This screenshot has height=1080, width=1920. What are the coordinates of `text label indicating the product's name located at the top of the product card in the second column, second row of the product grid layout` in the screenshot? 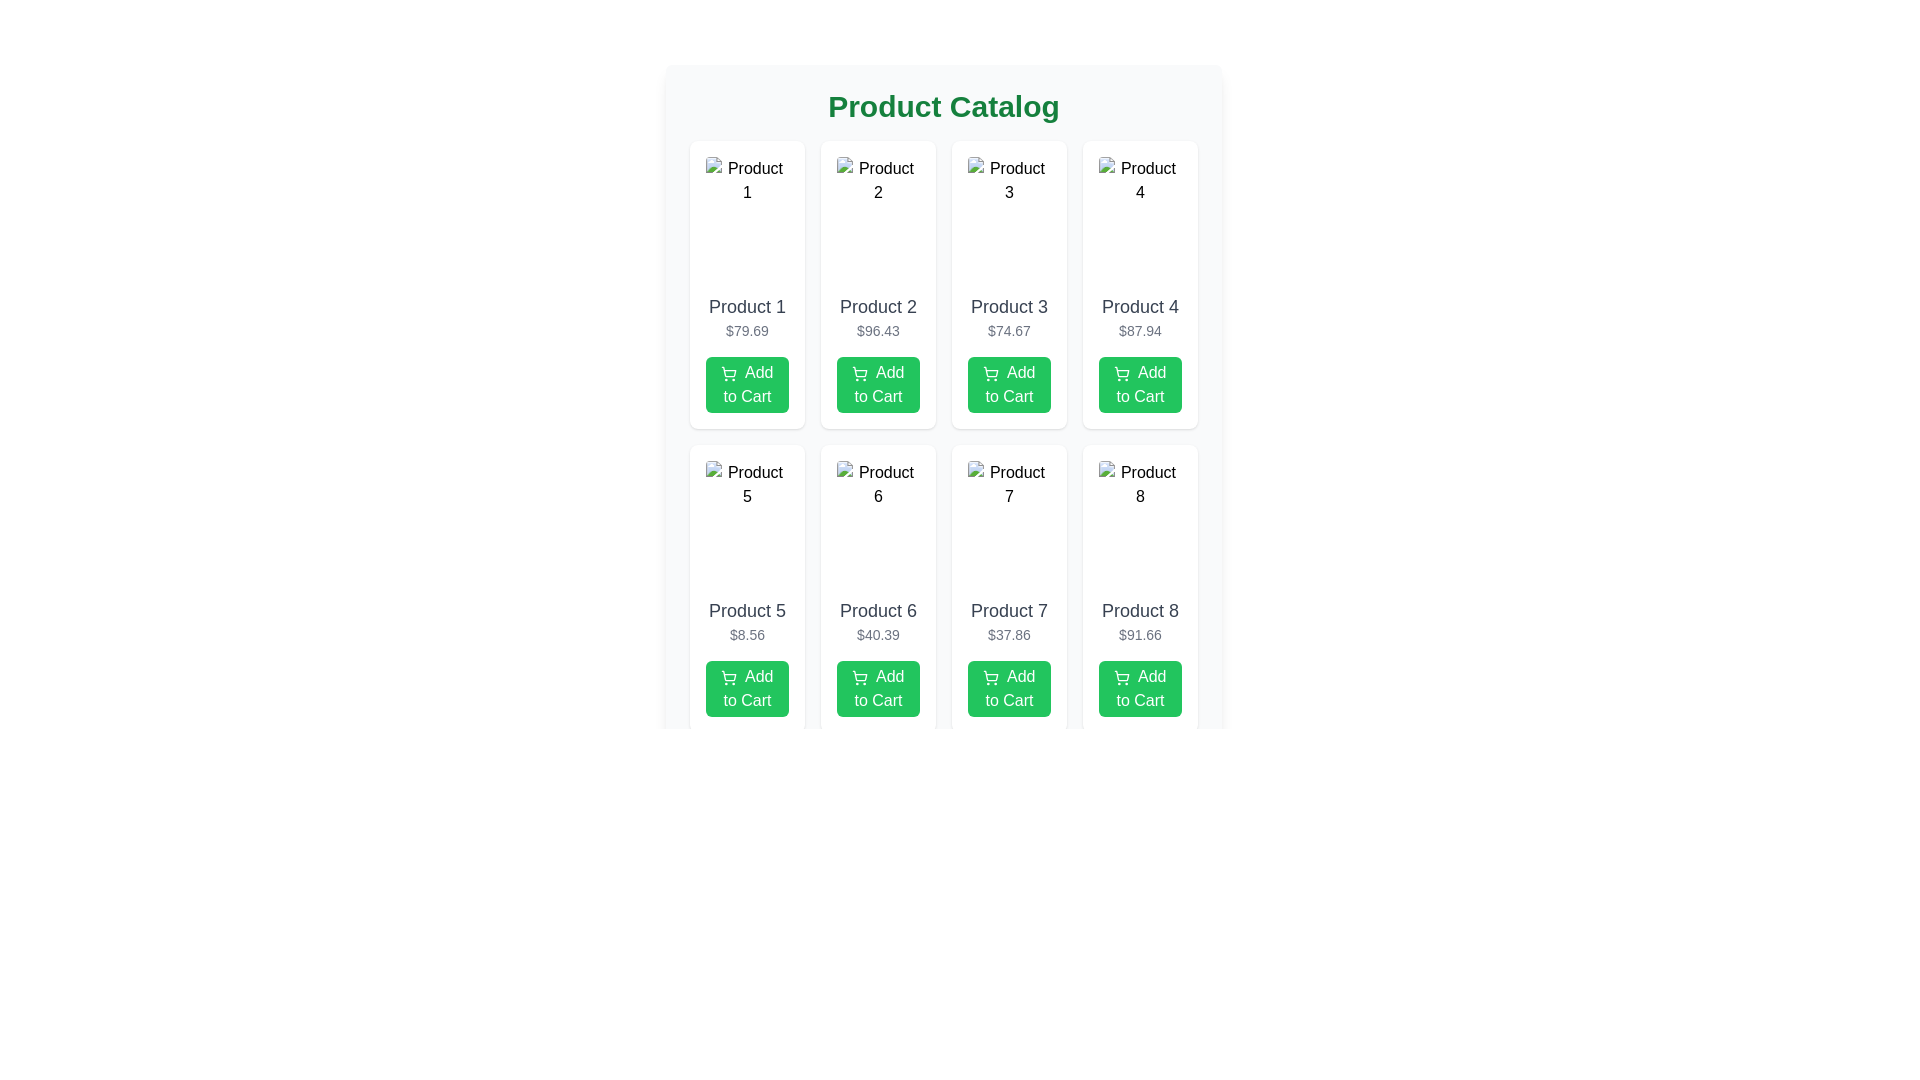 It's located at (878, 609).